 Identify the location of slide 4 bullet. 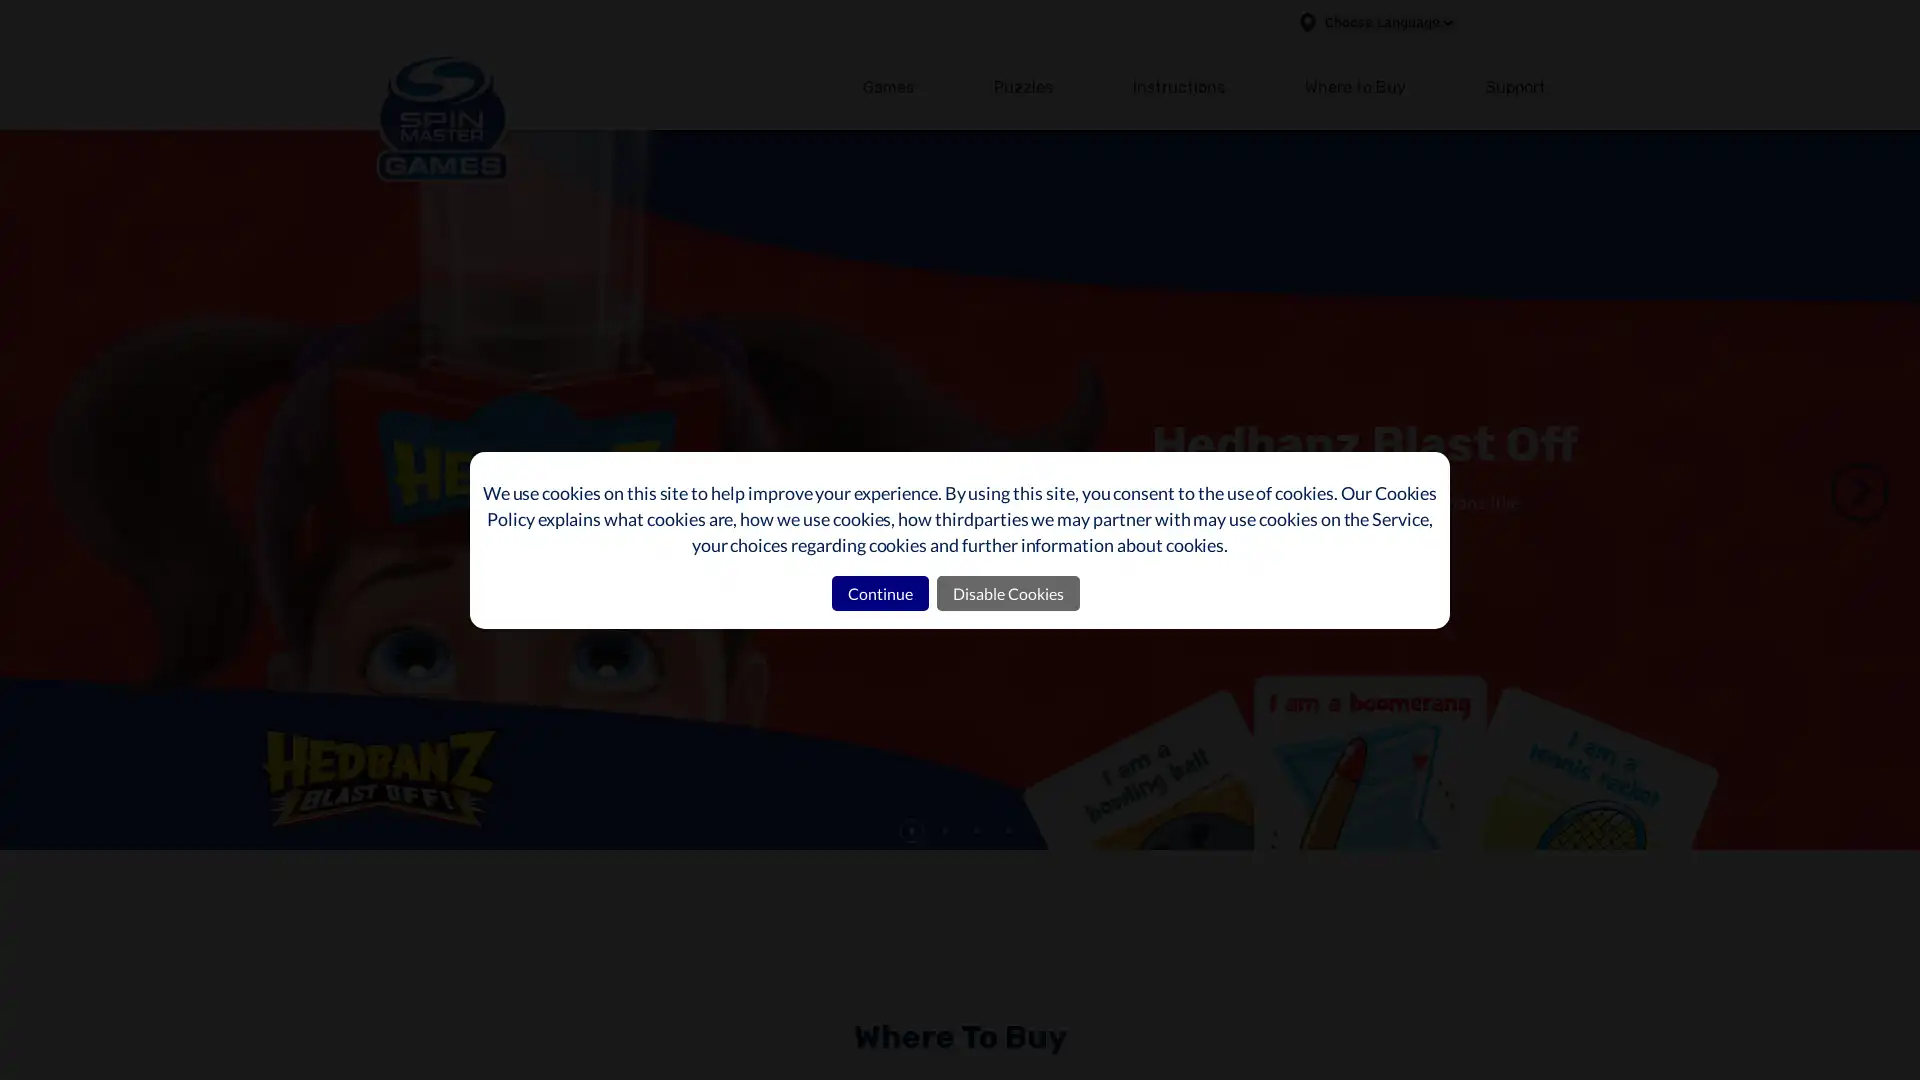
(1008, 830).